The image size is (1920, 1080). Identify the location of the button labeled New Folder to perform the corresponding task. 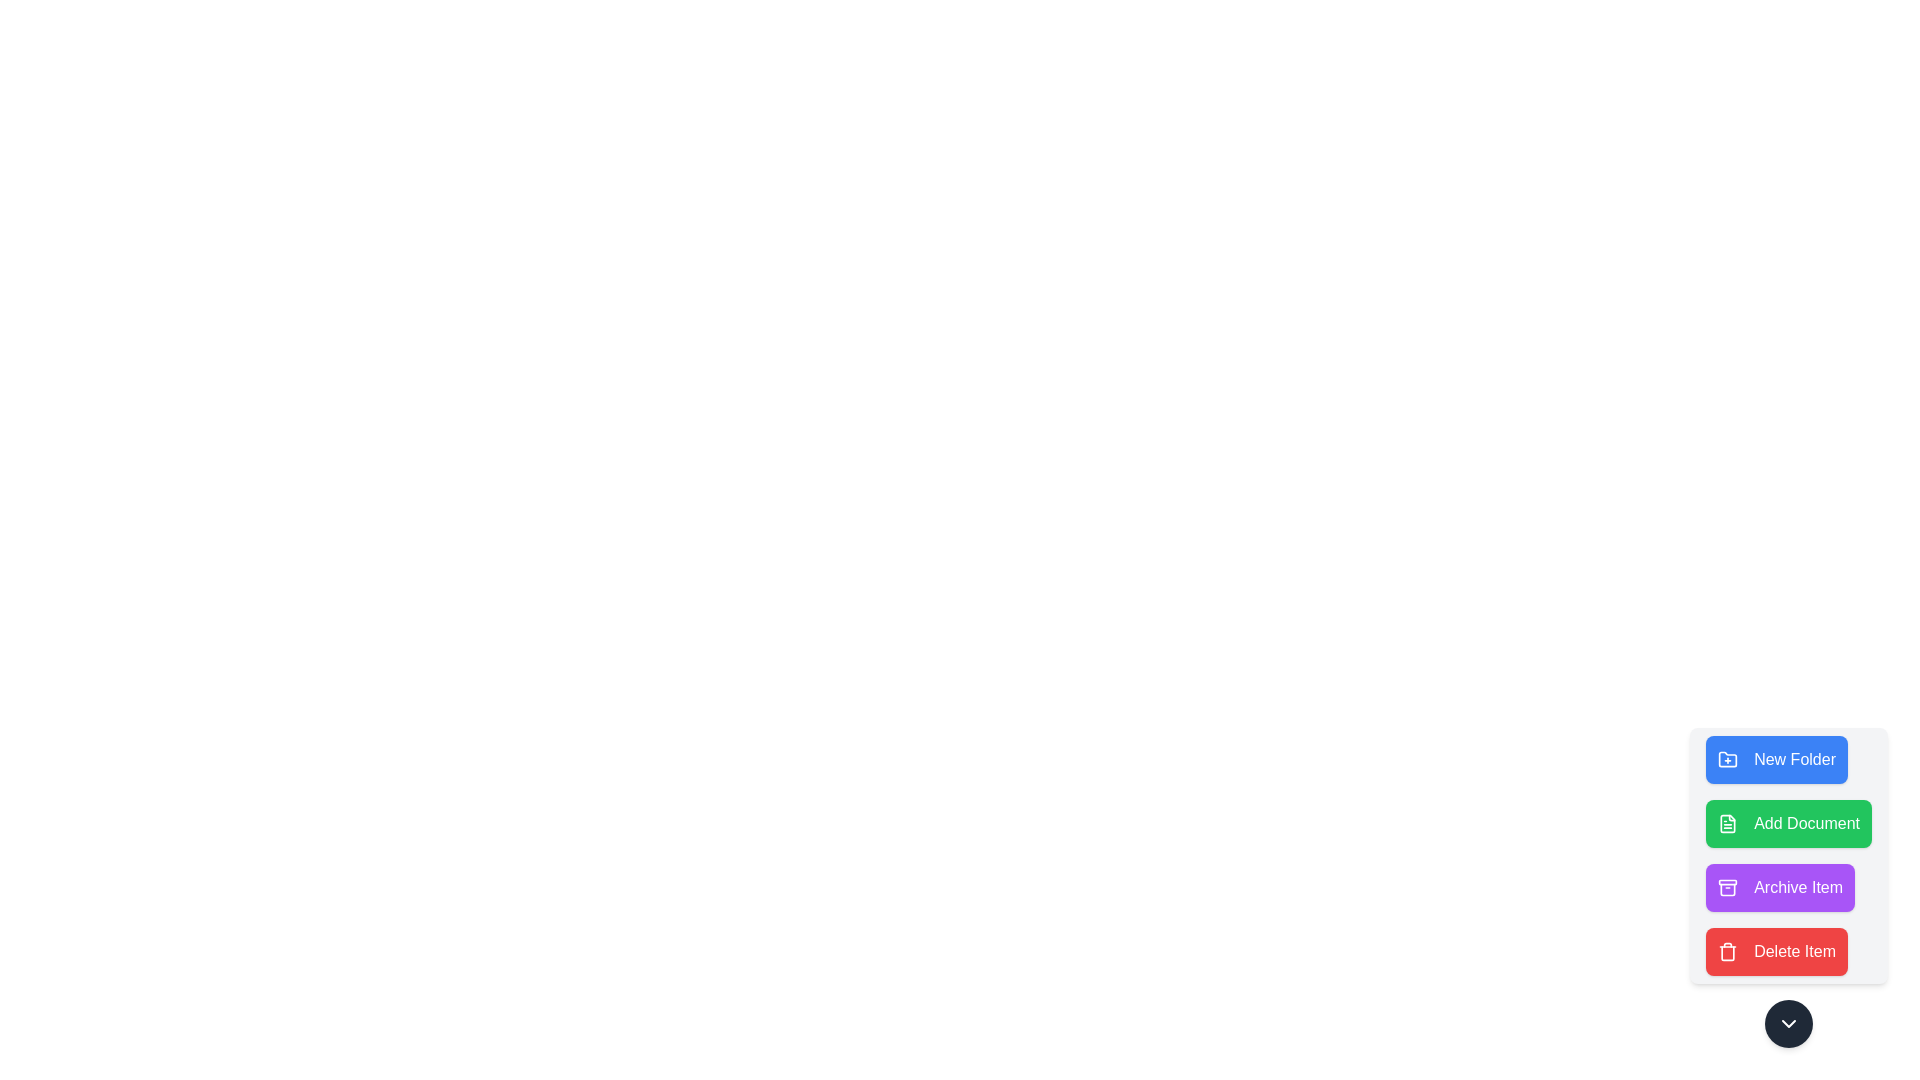
(1777, 759).